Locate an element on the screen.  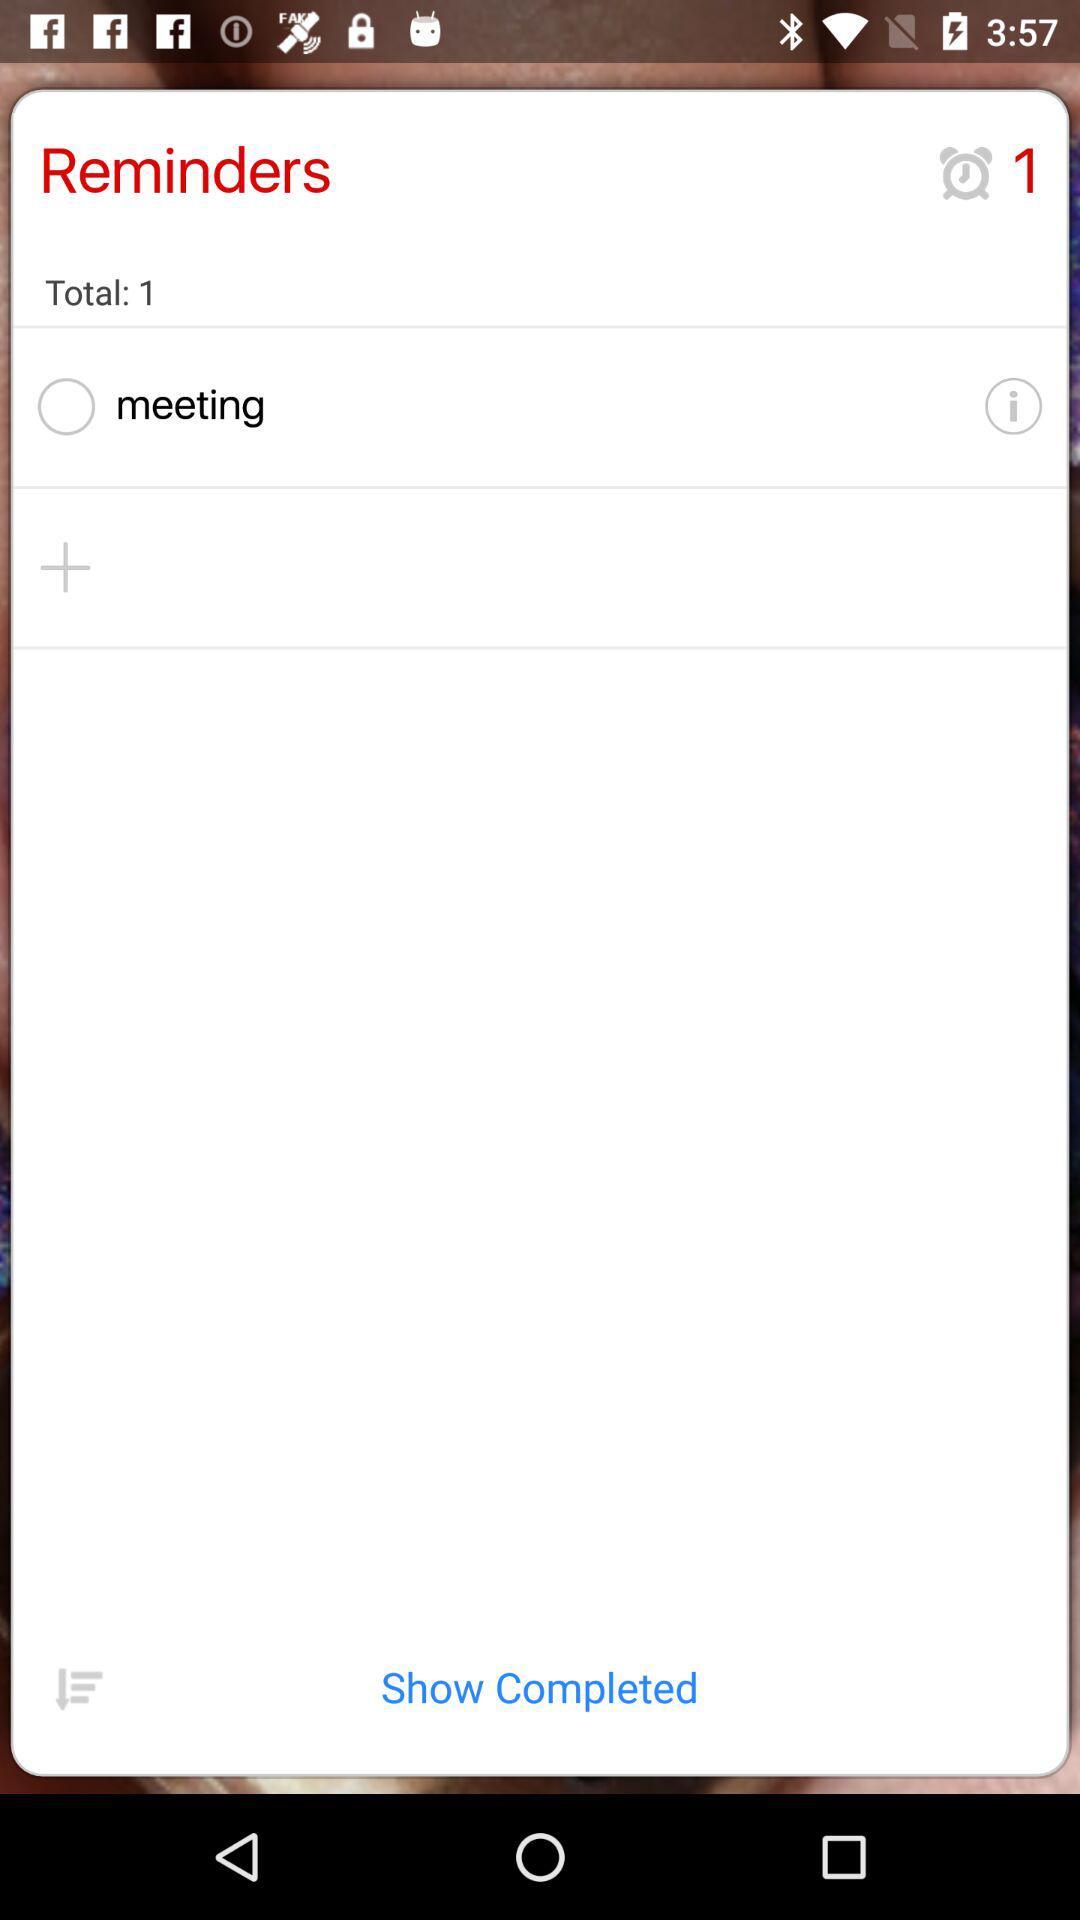
help icon is located at coordinates (986, 406).